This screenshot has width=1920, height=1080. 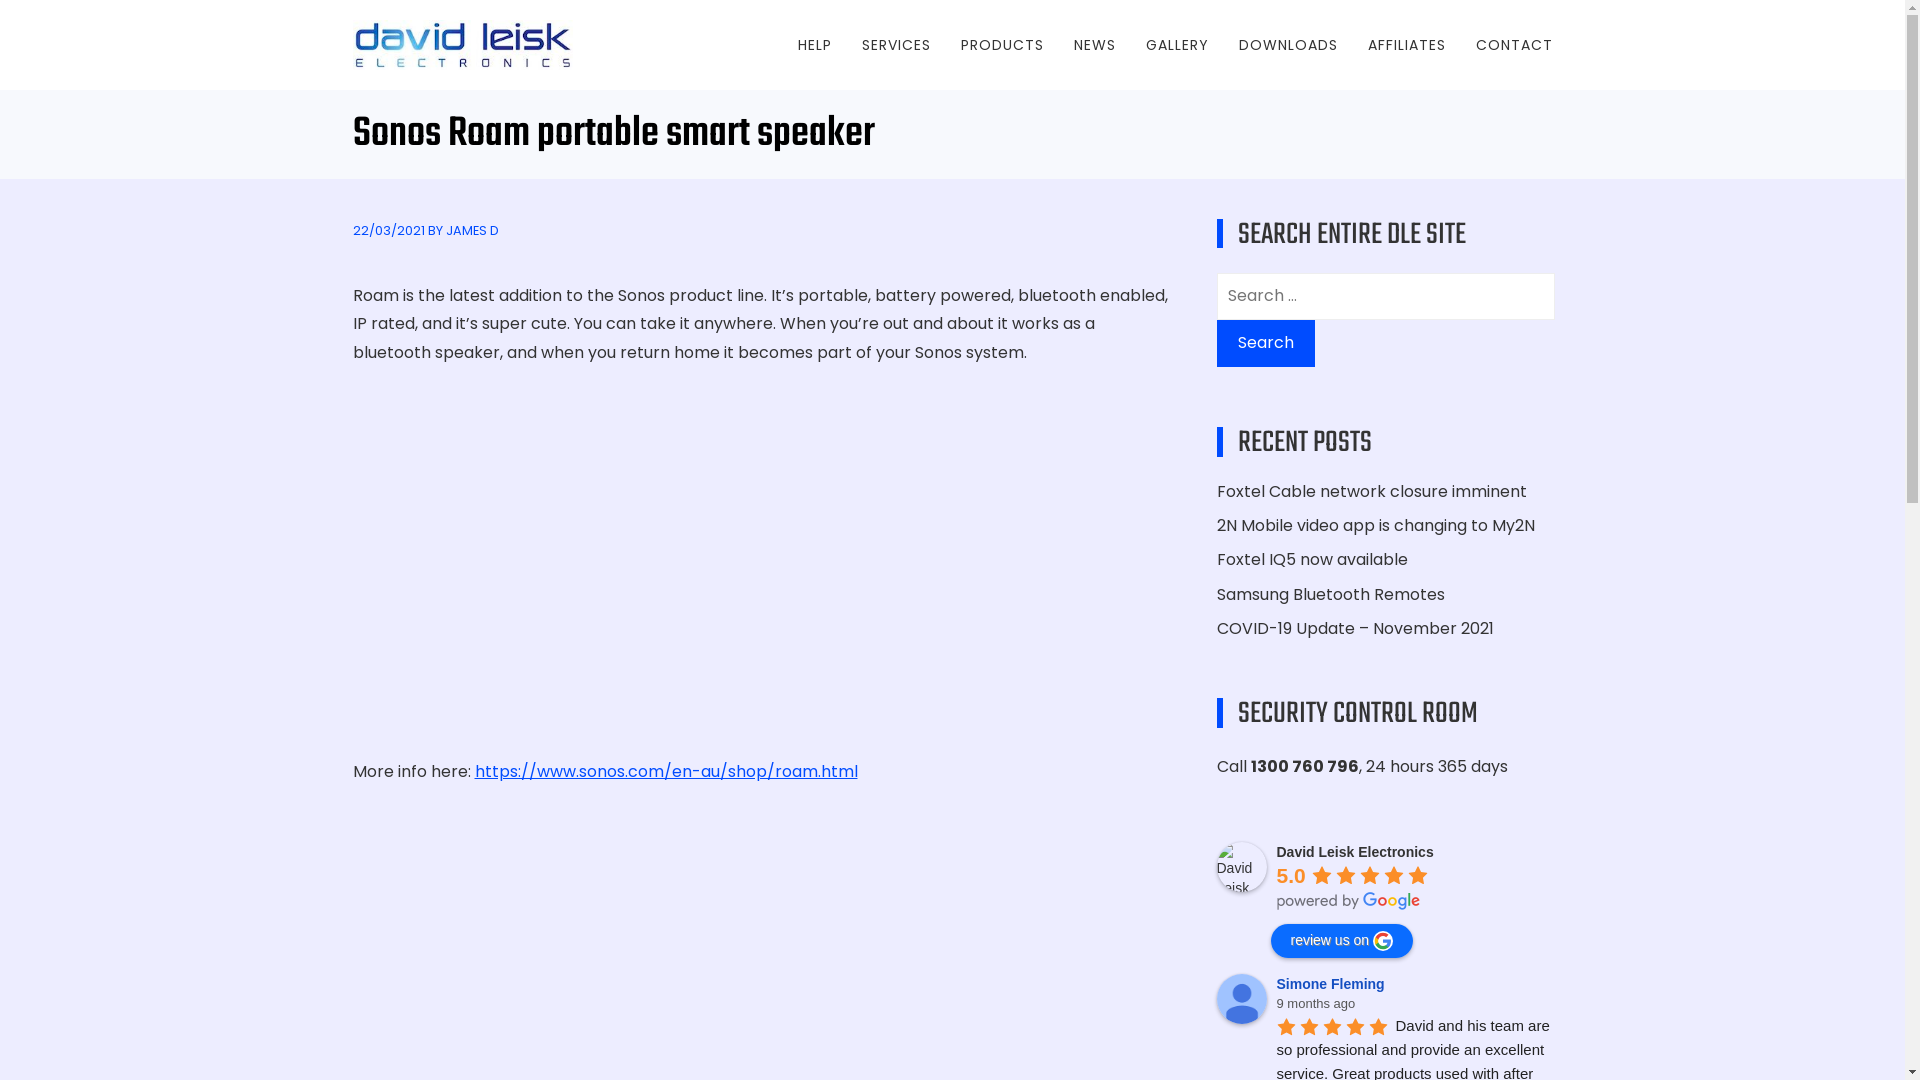 What do you see at coordinates (1177, 45) in the screenshot?
I see `'GALLERY'` at bounding box center [1177, 45].